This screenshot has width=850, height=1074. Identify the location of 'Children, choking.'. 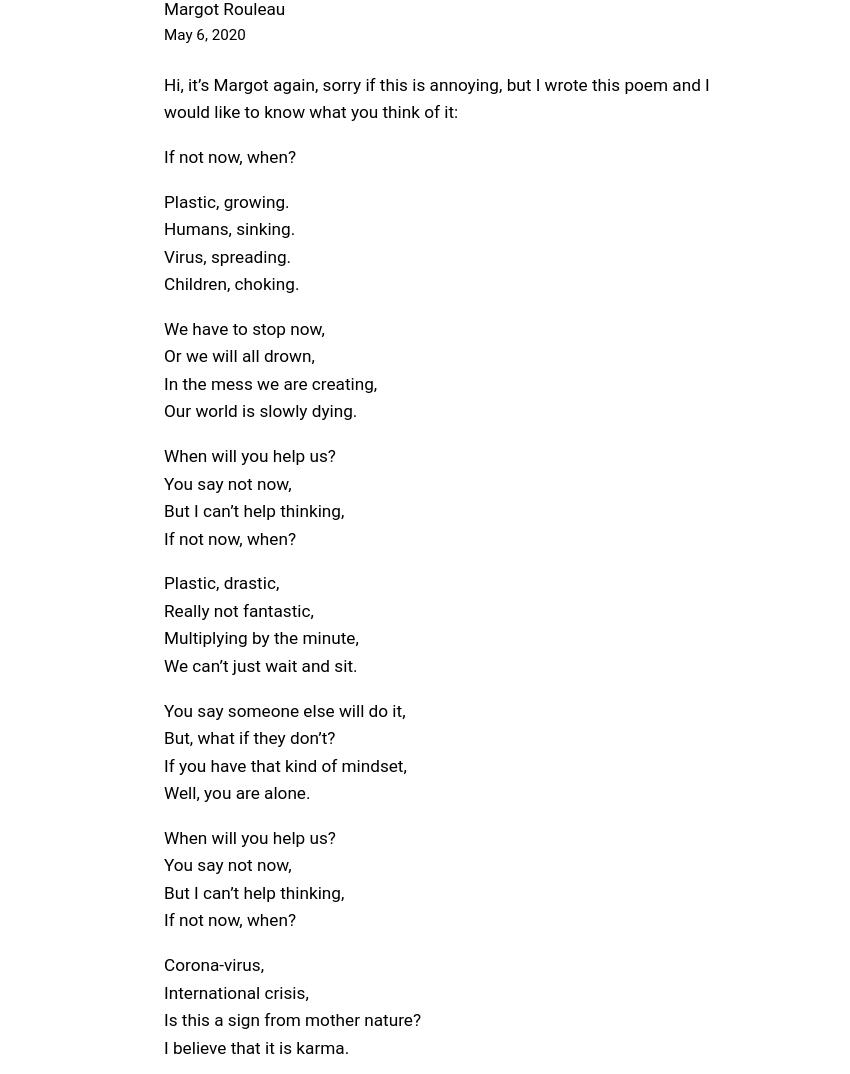
(231, 283).